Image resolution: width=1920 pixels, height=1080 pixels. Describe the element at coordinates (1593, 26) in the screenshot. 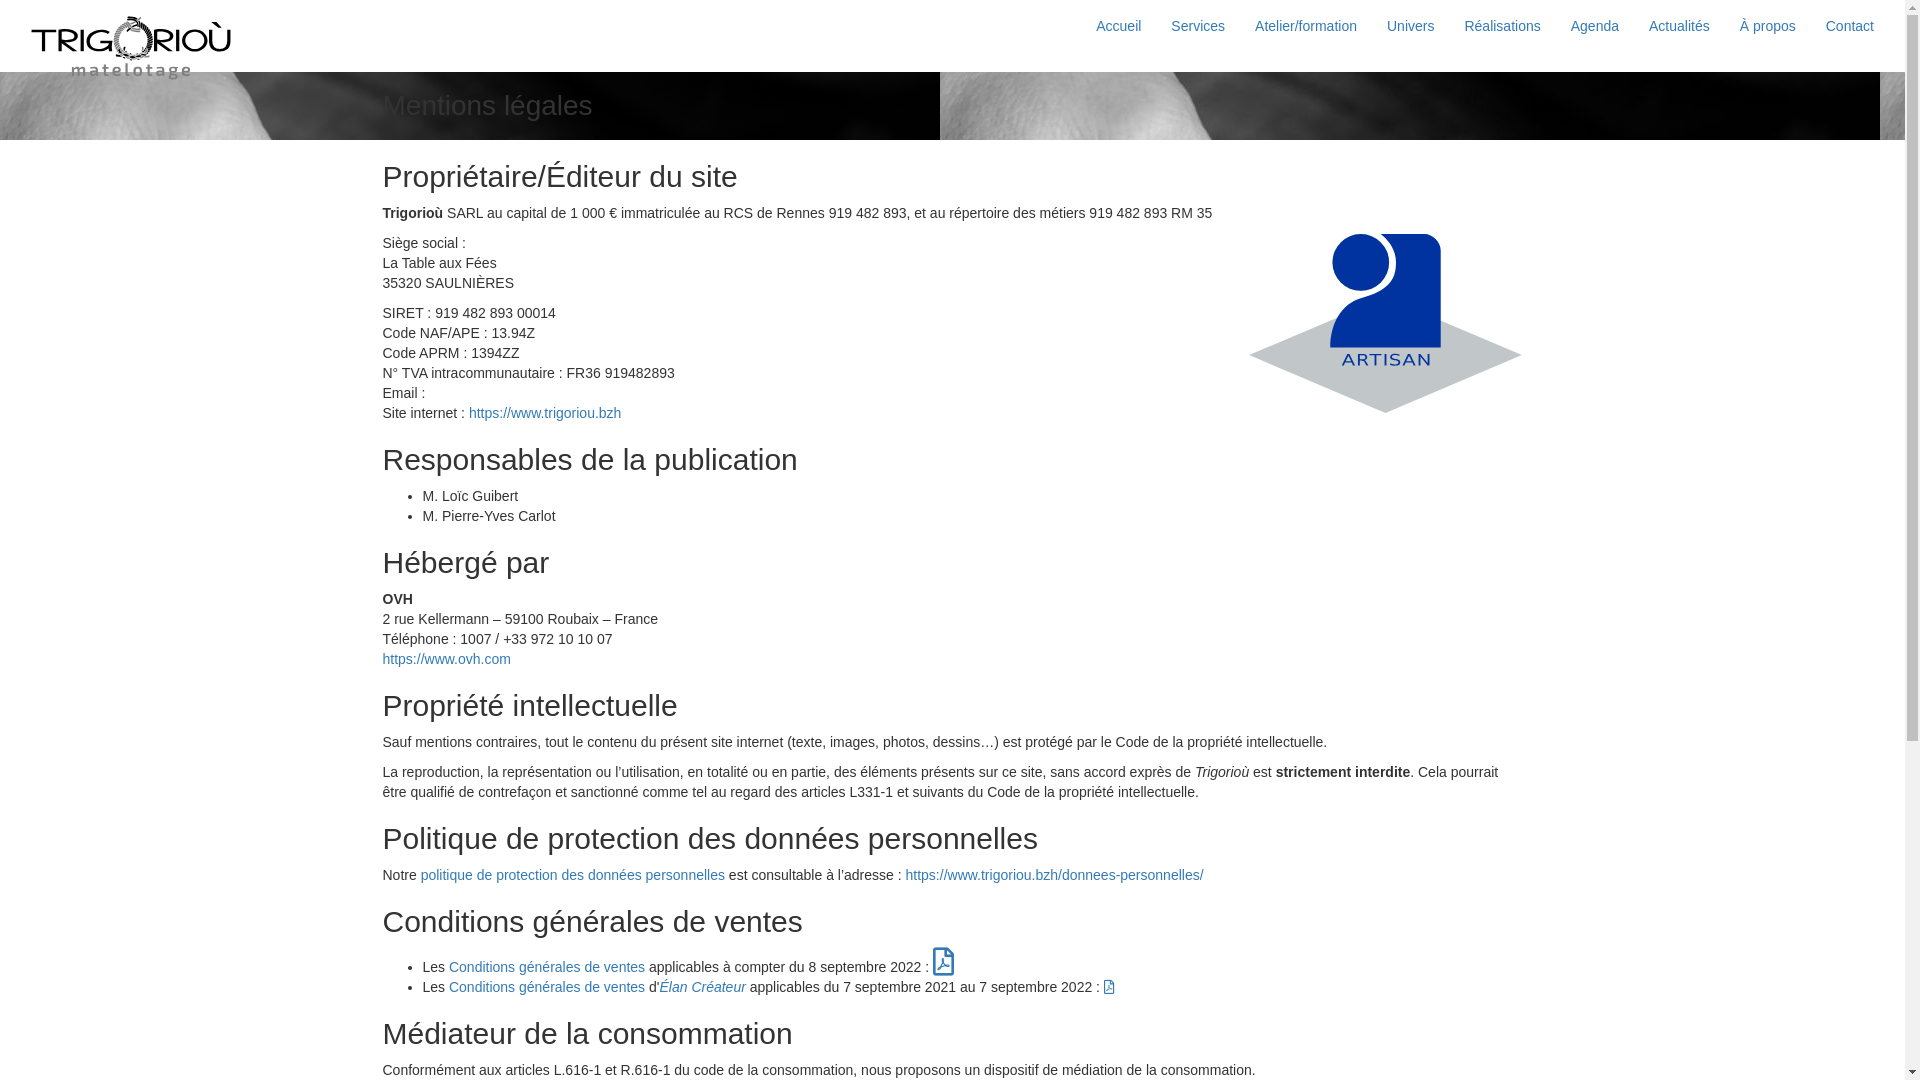

I see `'Agenda'` at that location.